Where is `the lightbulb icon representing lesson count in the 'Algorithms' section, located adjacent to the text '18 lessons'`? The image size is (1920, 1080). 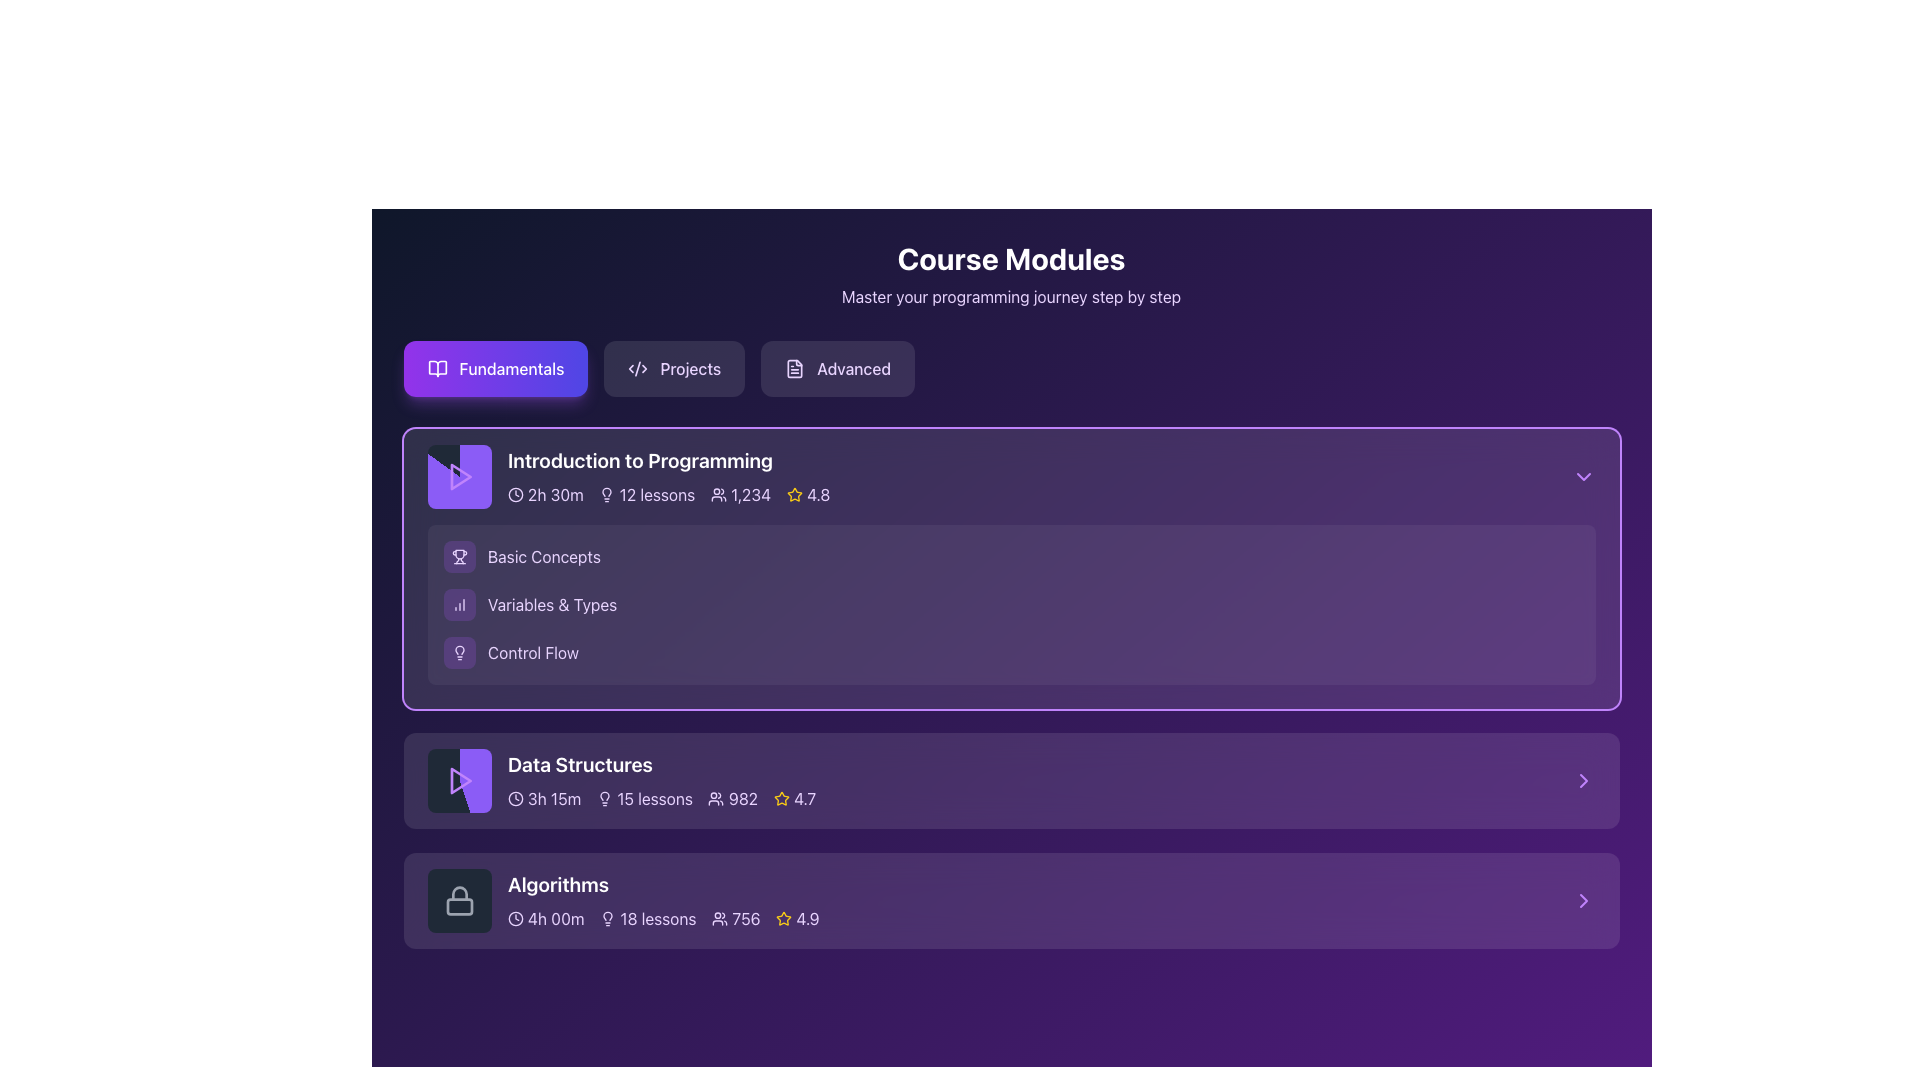 the lightbulb icon representing lesson count in the 'Algorithms' section, located adjacent to the text '18 lessons' is located at coordinates (606, 918).